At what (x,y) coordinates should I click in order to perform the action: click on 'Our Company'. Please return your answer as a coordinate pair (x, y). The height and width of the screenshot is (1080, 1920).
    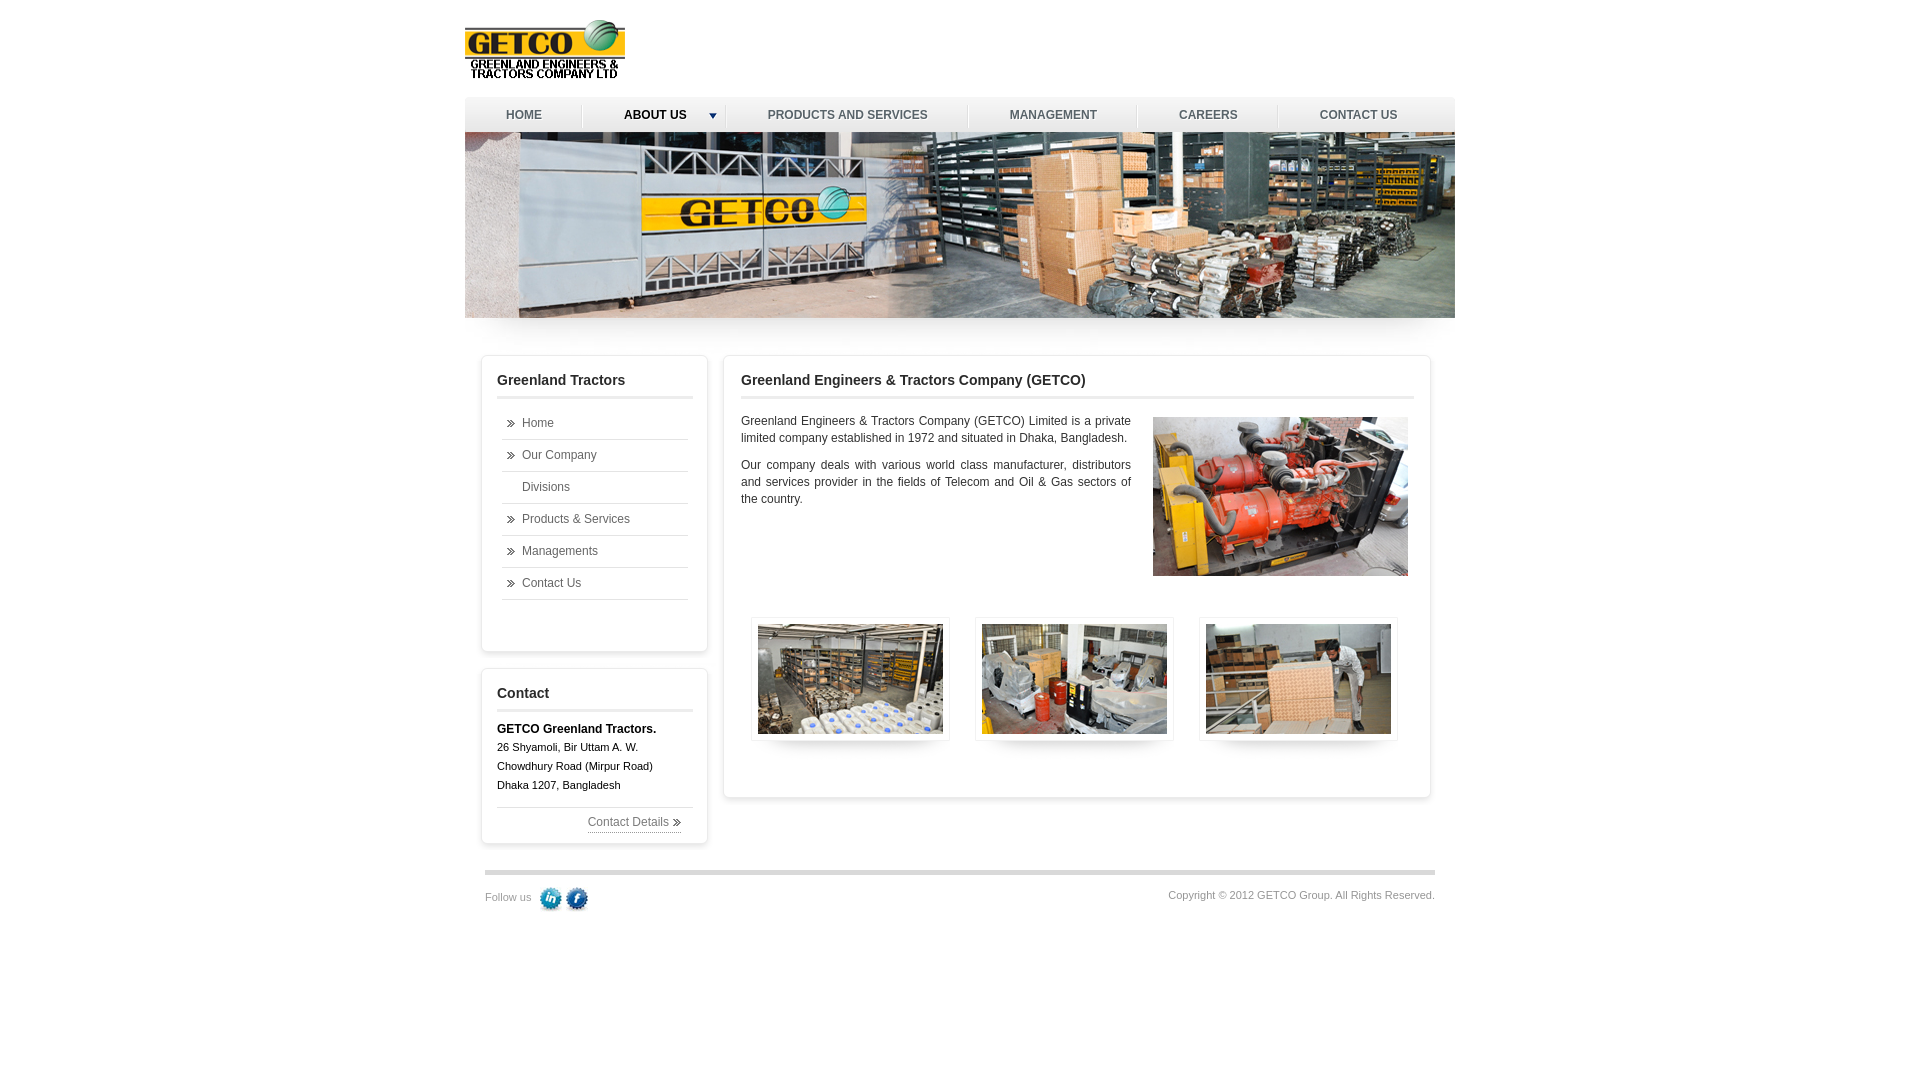
    Looking at the image, I should click on (502, 455).